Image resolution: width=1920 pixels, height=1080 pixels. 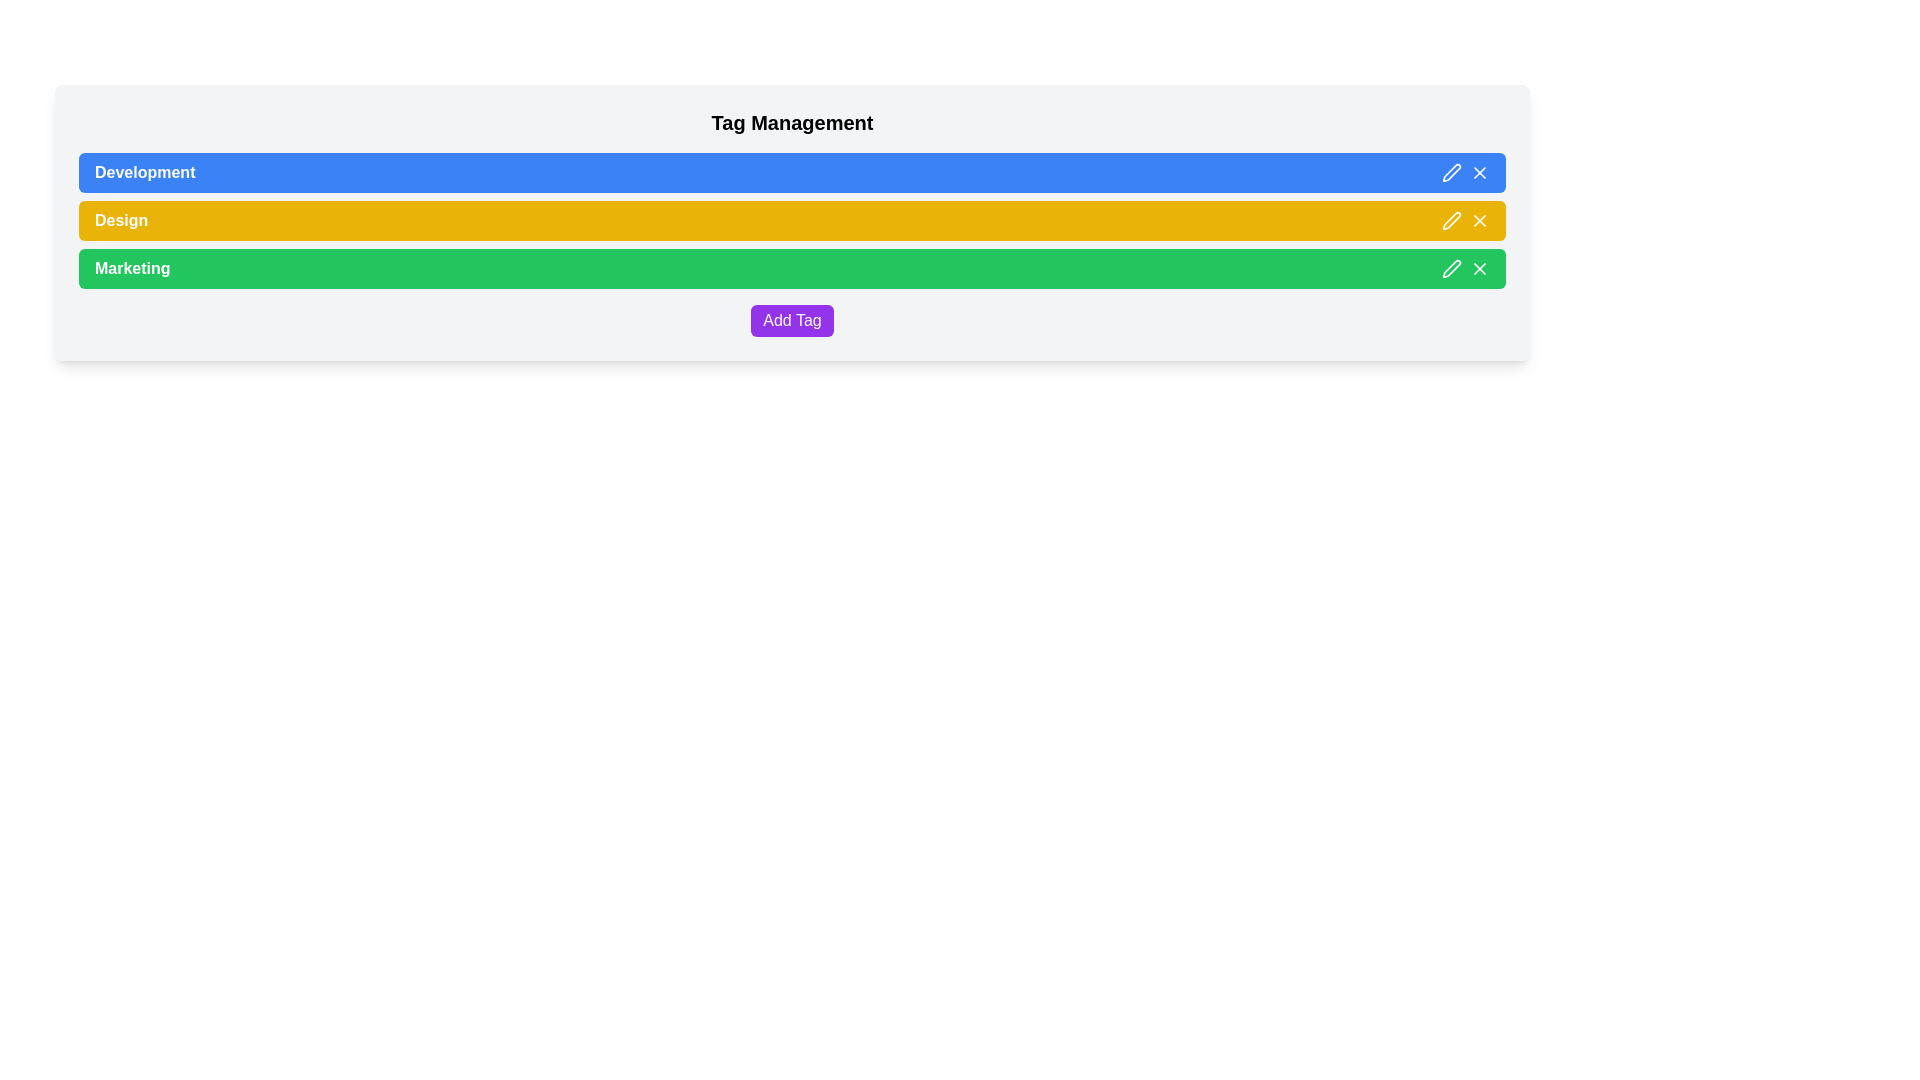 I want to click on the small 'X' icon button on the right end of the yellow horizontal bar labeled 'Design', so click(x=1479, y=220).